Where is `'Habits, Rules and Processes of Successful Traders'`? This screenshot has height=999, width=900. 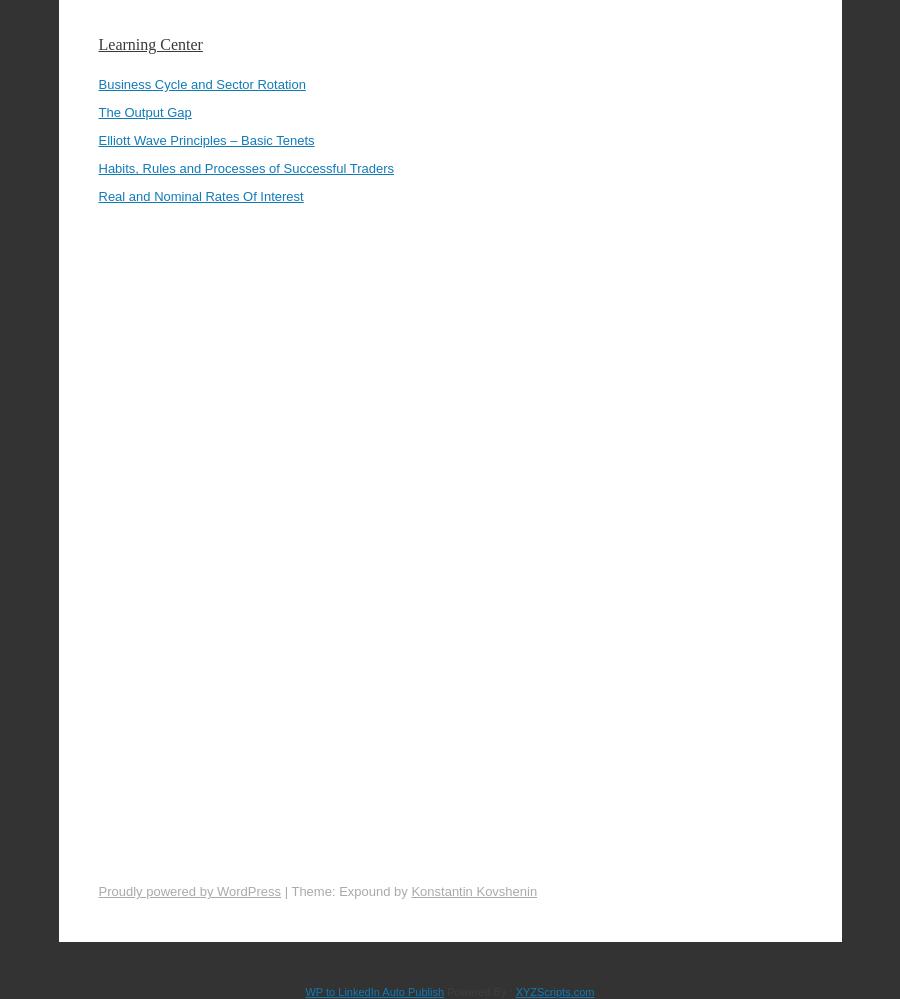
'Habits, Rules and Processes of Successful Traders' is located at coordinates (97, 113).